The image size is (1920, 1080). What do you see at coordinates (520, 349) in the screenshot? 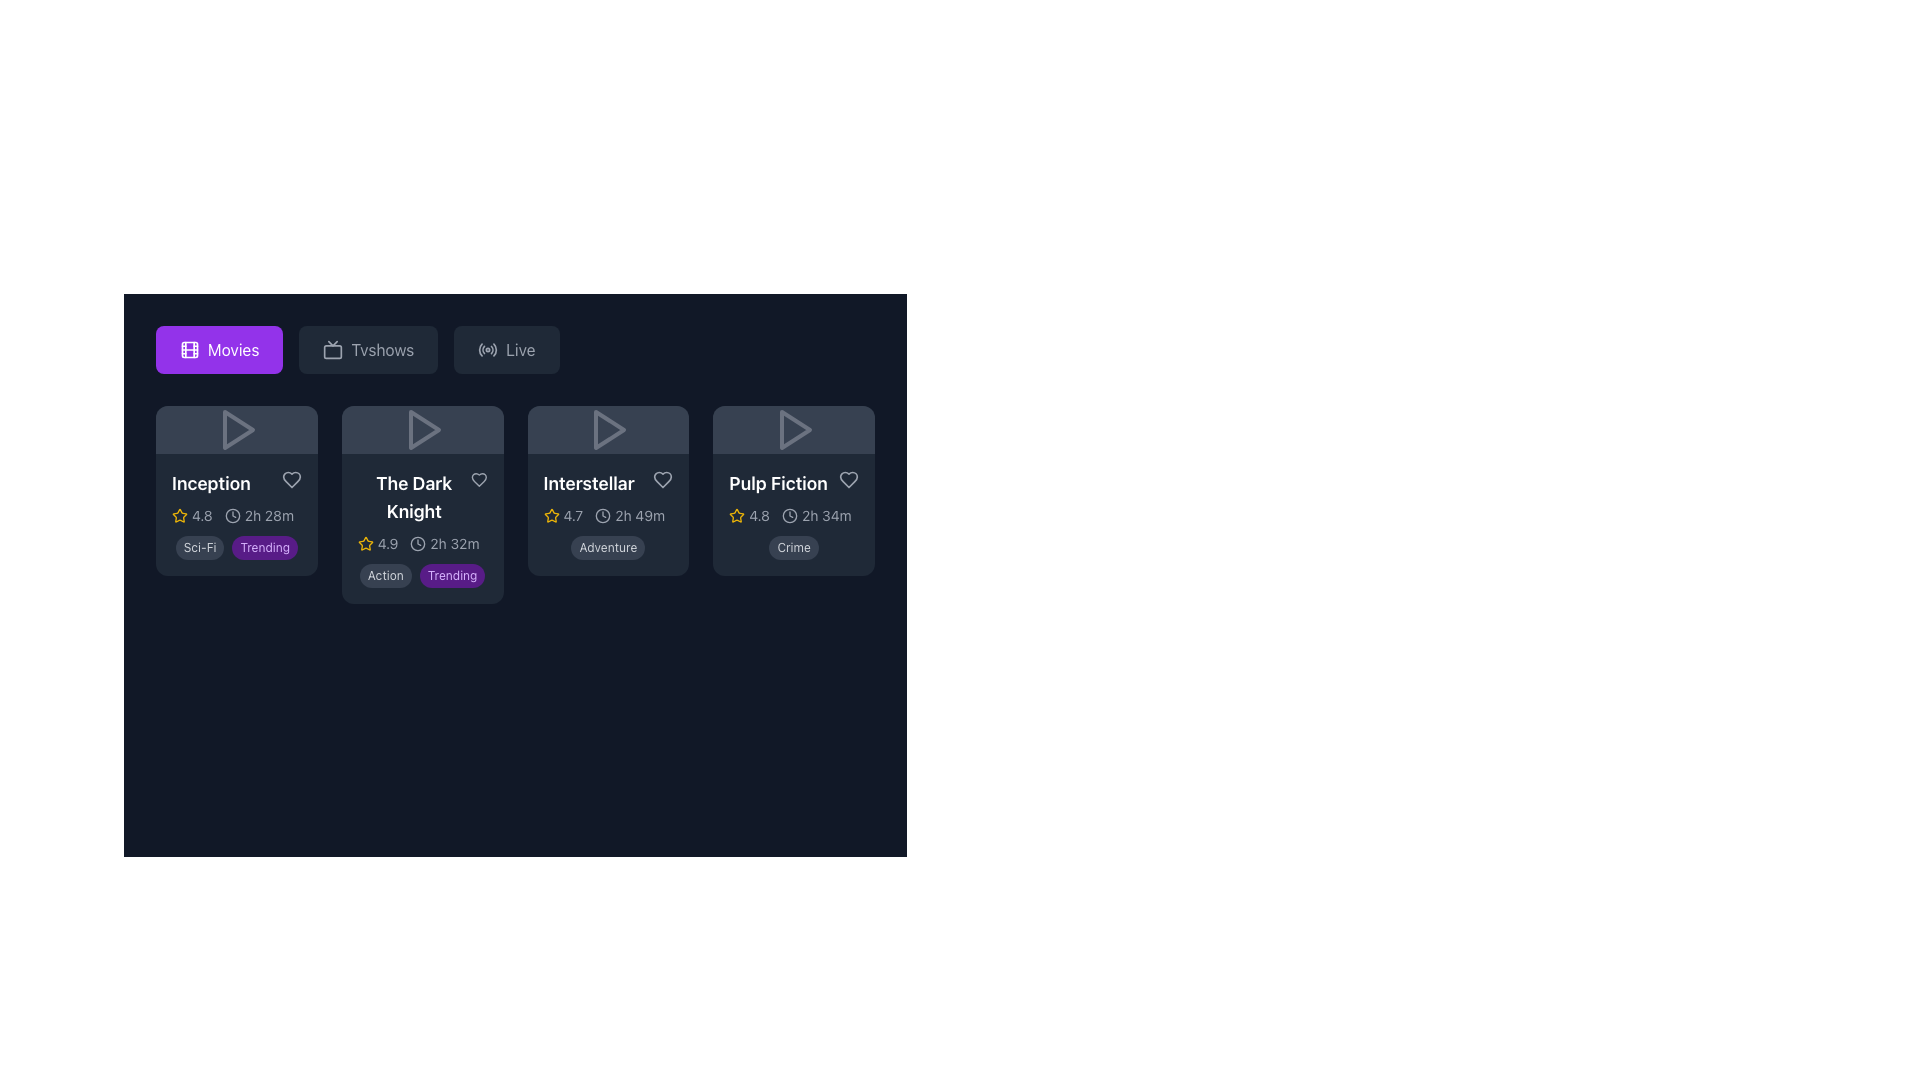
I see `the 'live' text label, which is styled in light gray on a dark gray background` at bounding box center [520, 349].